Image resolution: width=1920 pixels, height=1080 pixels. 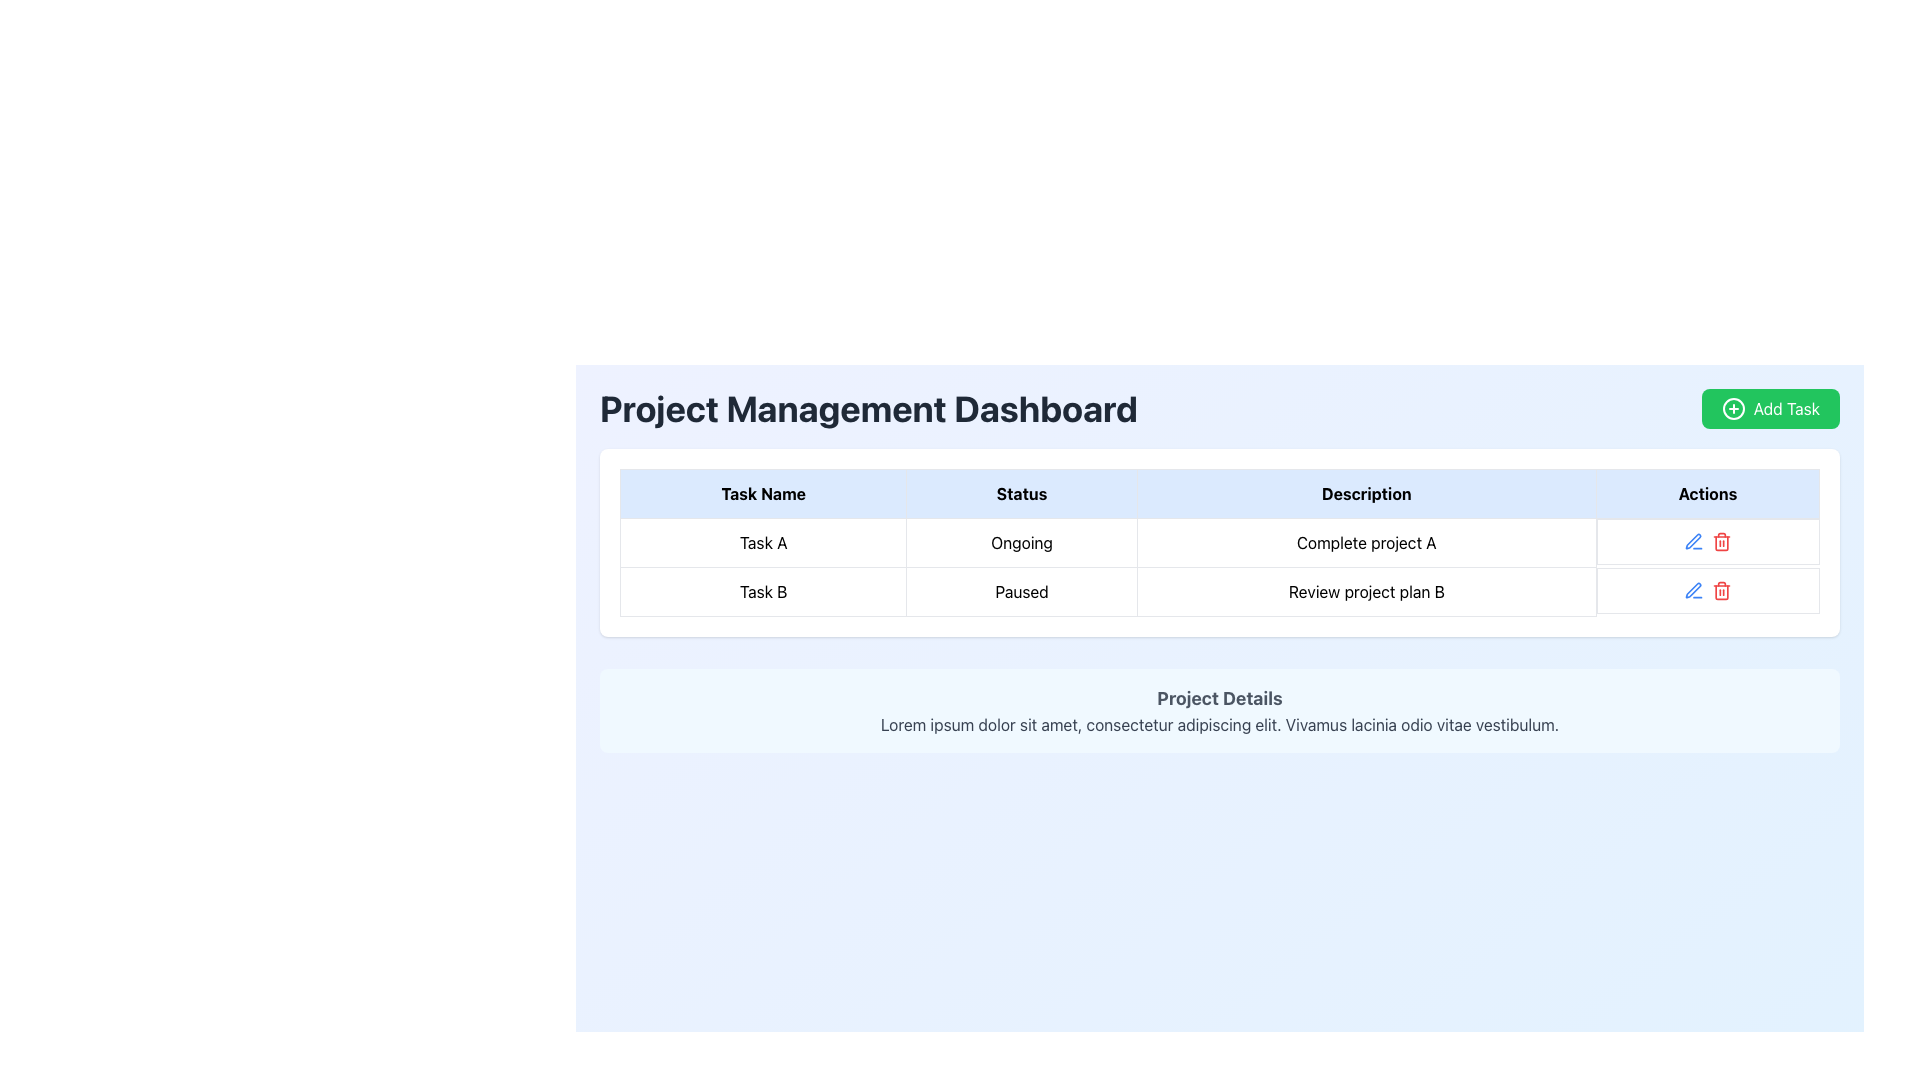 I want to click on the edit icon represented by a pen symbol located in the 'Actions' column of the second row in the task management table, so click(x=1692, y=541).